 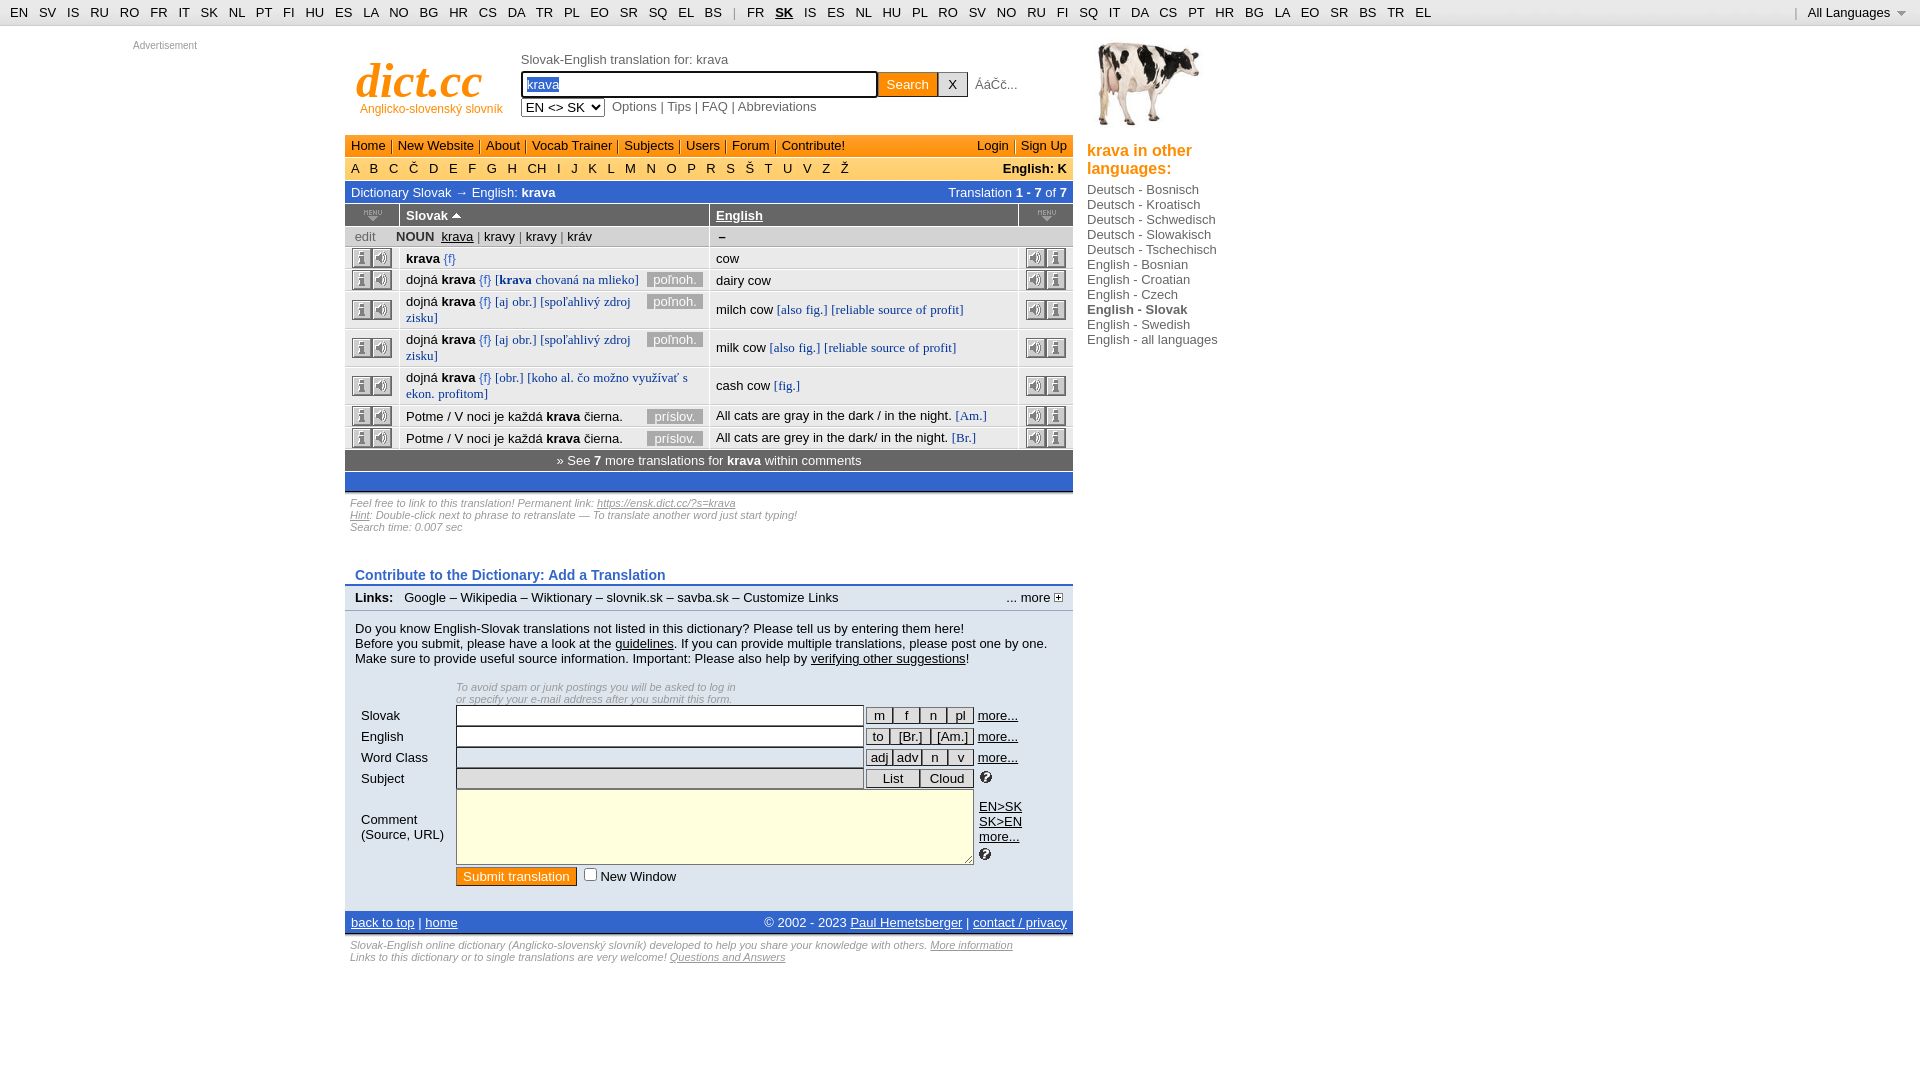 I want to click on 'Wikipedia', so click(x=489, y=596).